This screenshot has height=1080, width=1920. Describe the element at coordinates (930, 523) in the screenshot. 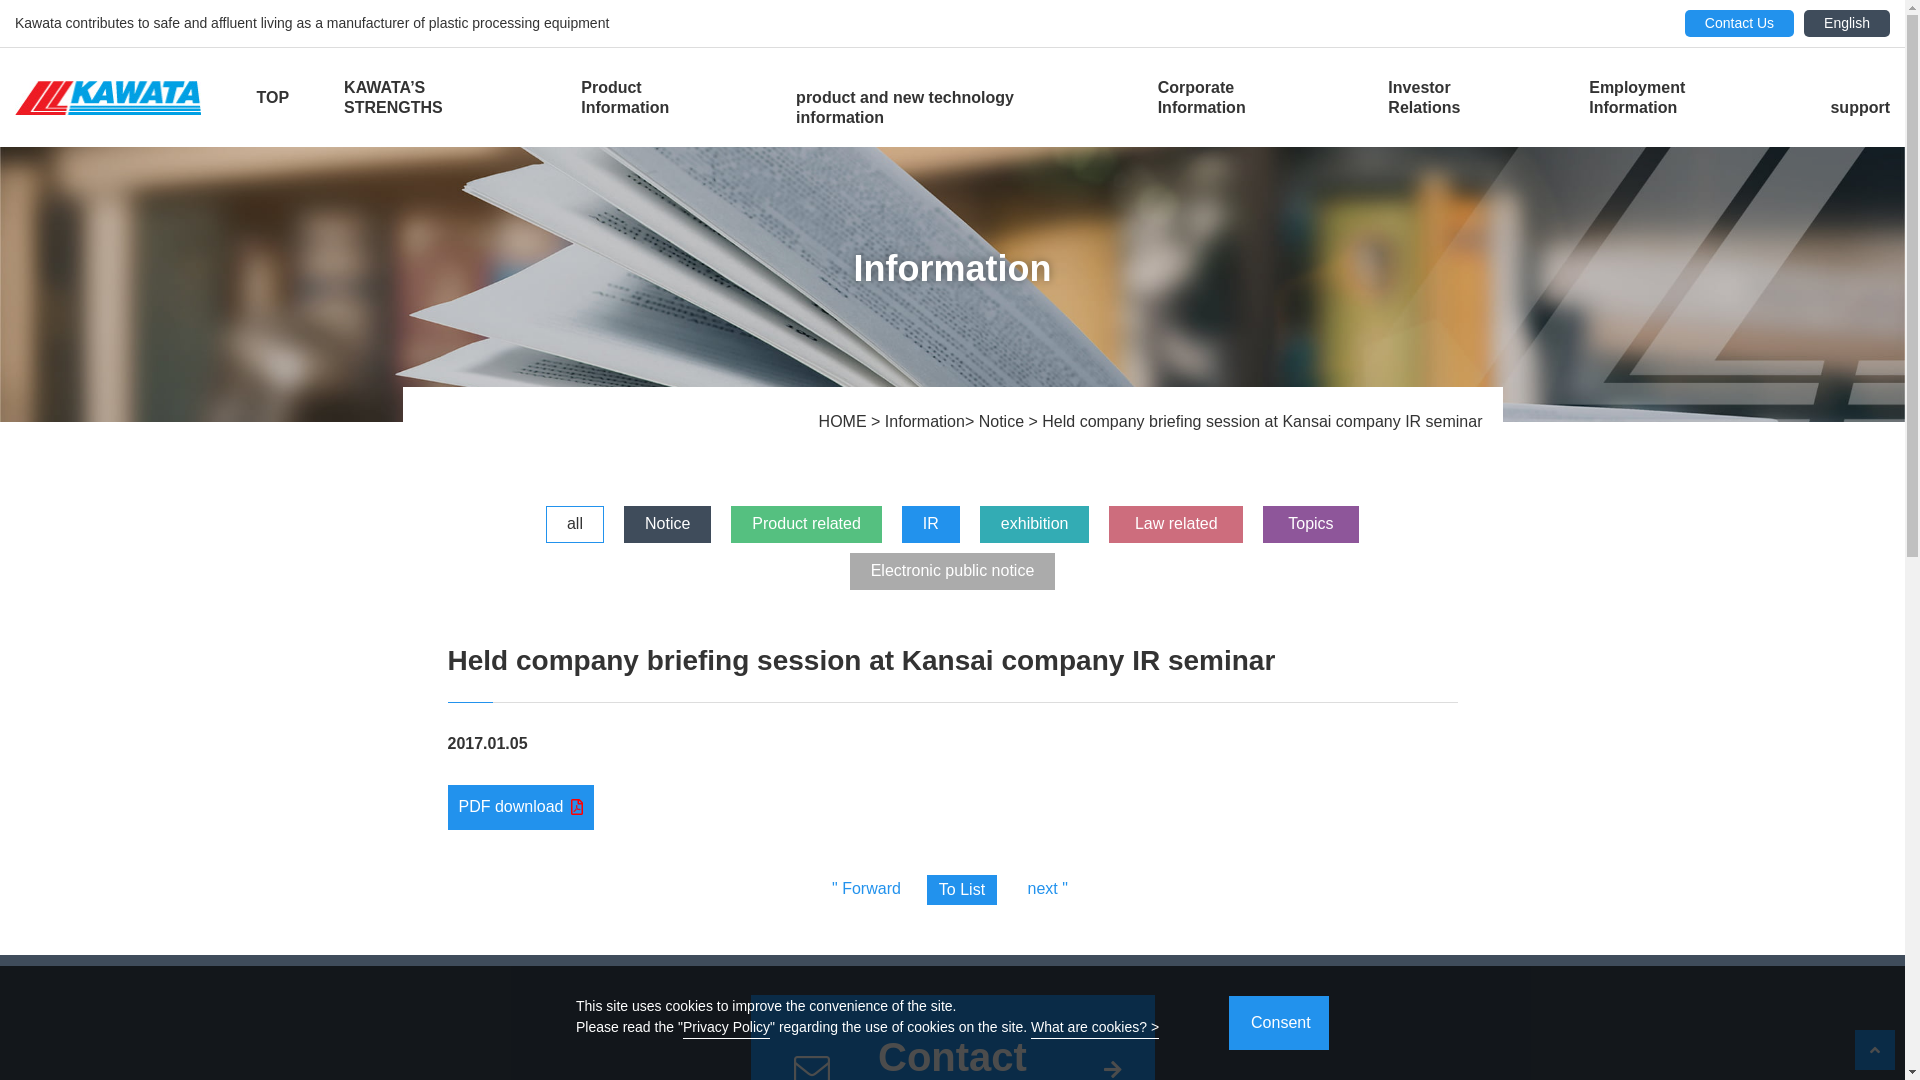

I see `'IR'` at that location.